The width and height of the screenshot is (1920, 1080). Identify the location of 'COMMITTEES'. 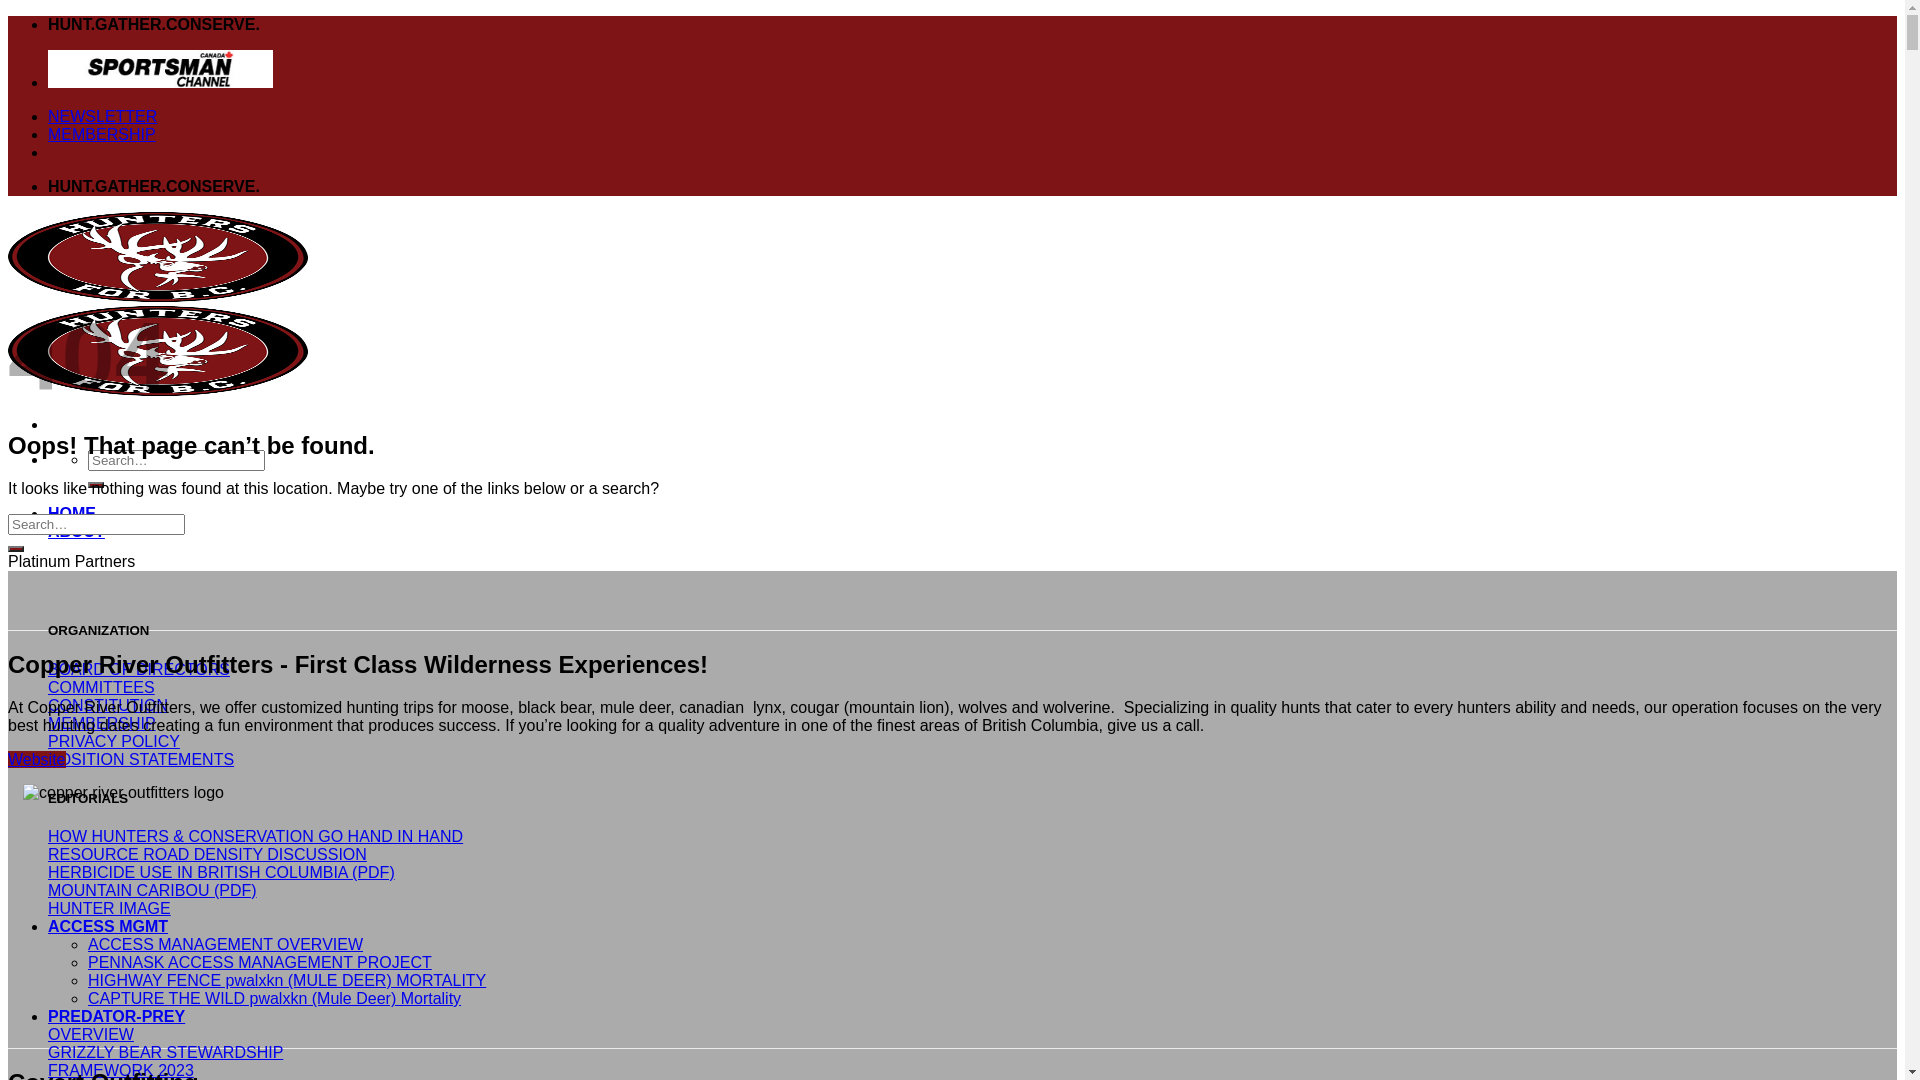
(100, 686).